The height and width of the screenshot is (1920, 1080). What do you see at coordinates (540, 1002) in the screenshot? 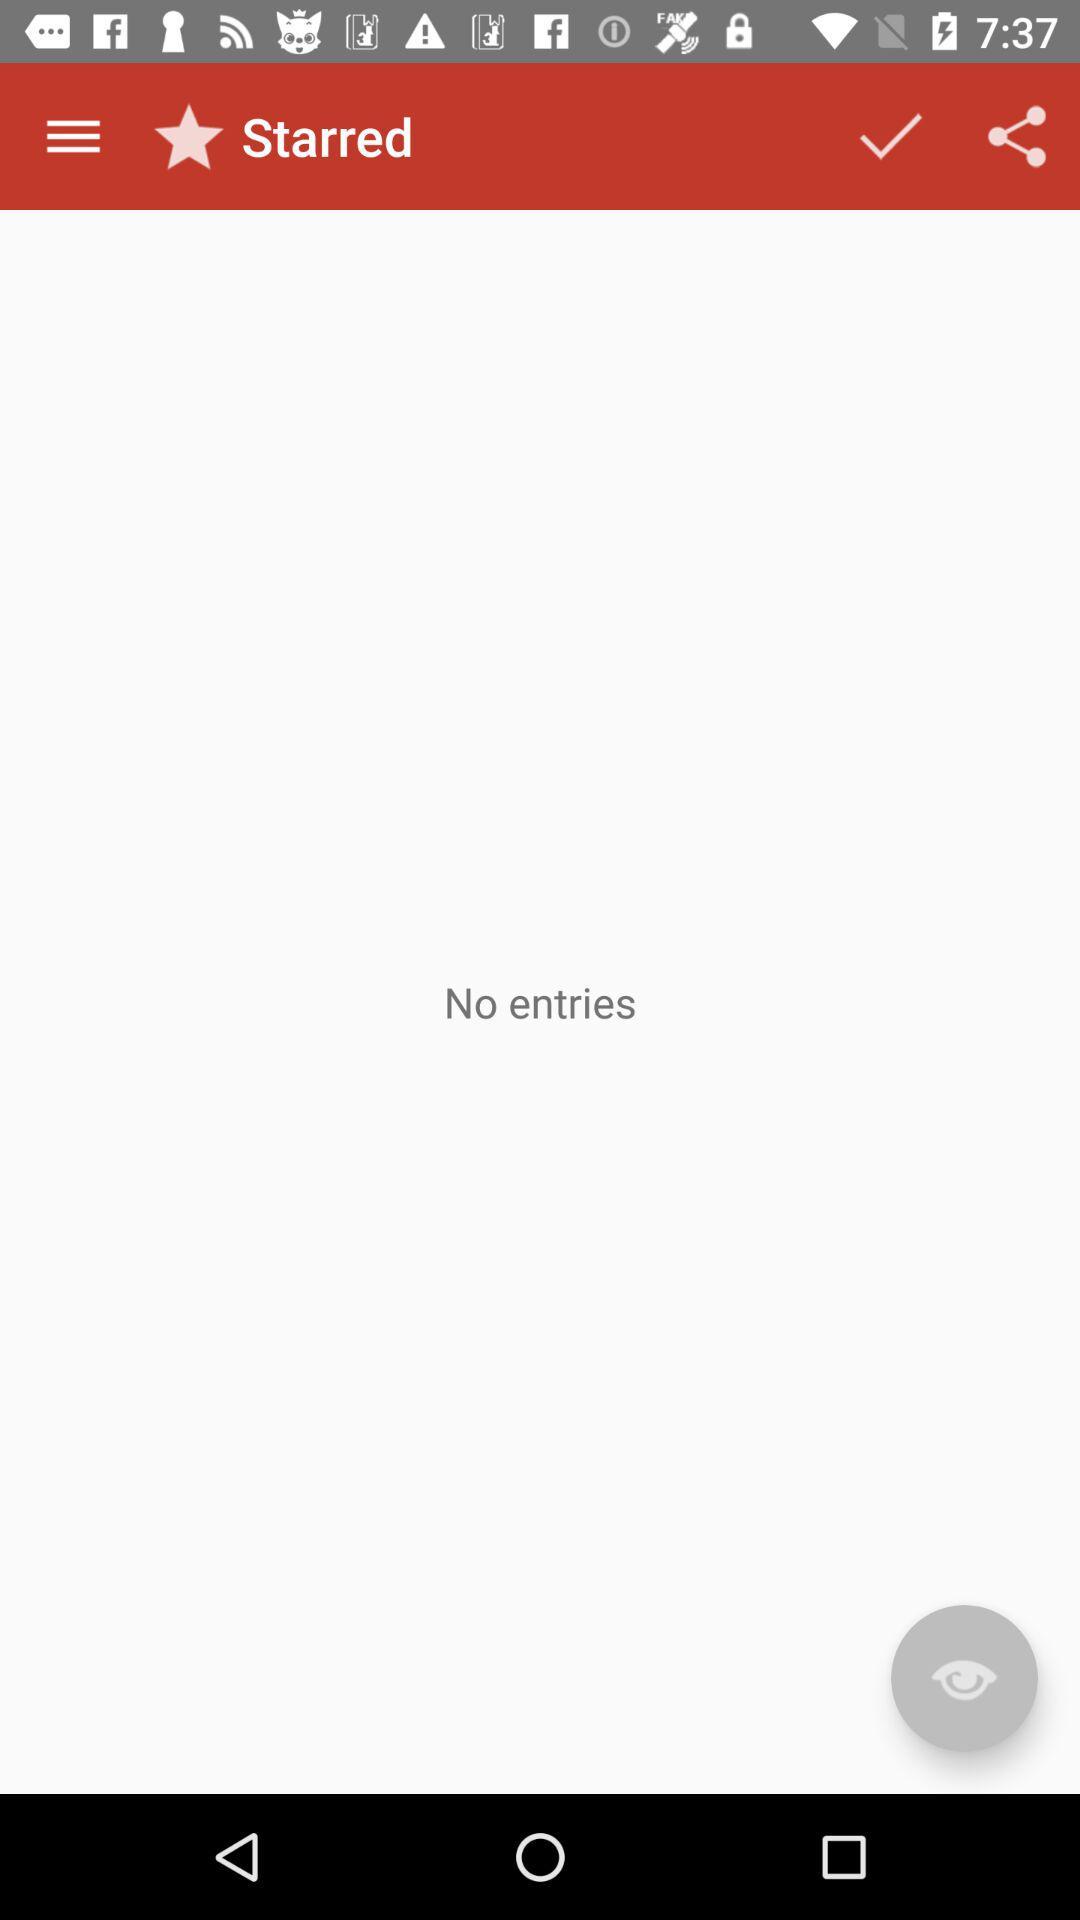
I see `the app at the center` at bounding box center [540, 1002].